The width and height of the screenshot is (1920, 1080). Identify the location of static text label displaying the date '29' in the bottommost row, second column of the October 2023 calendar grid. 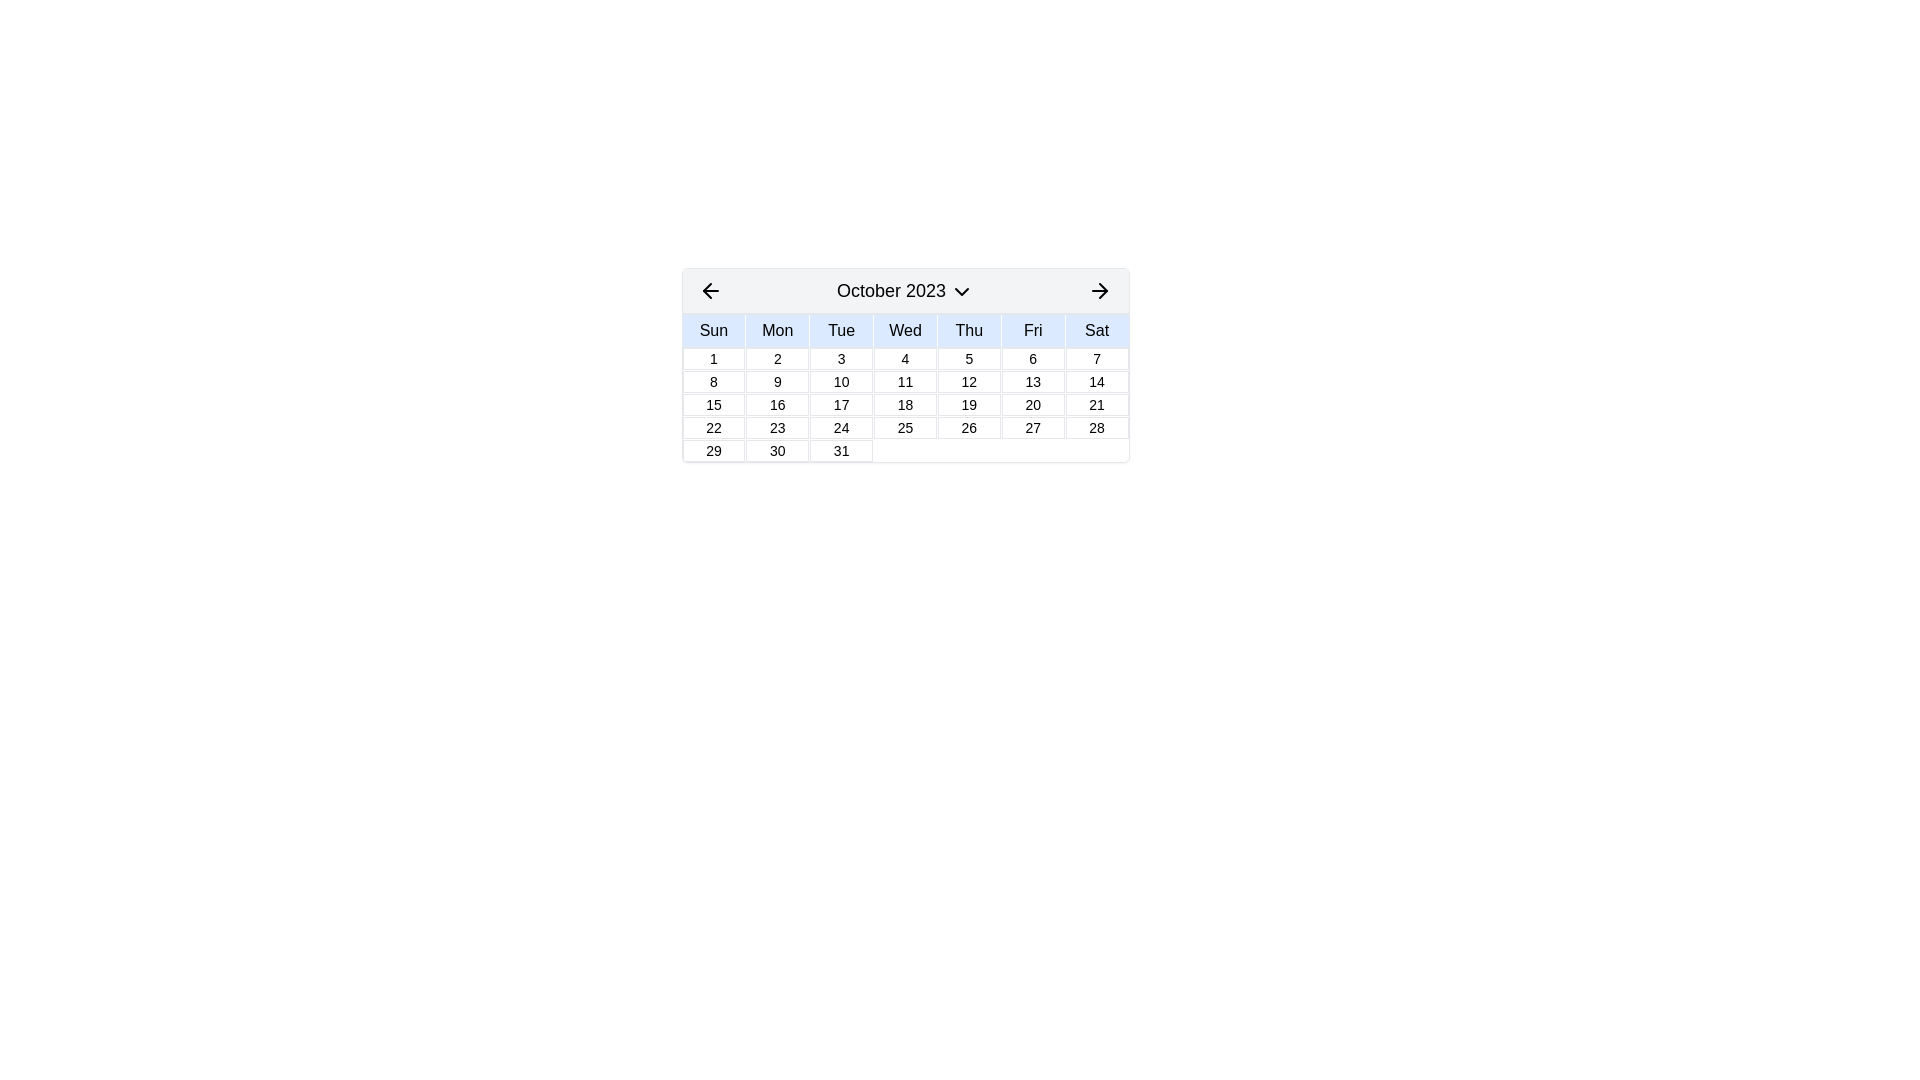
(713, 451).